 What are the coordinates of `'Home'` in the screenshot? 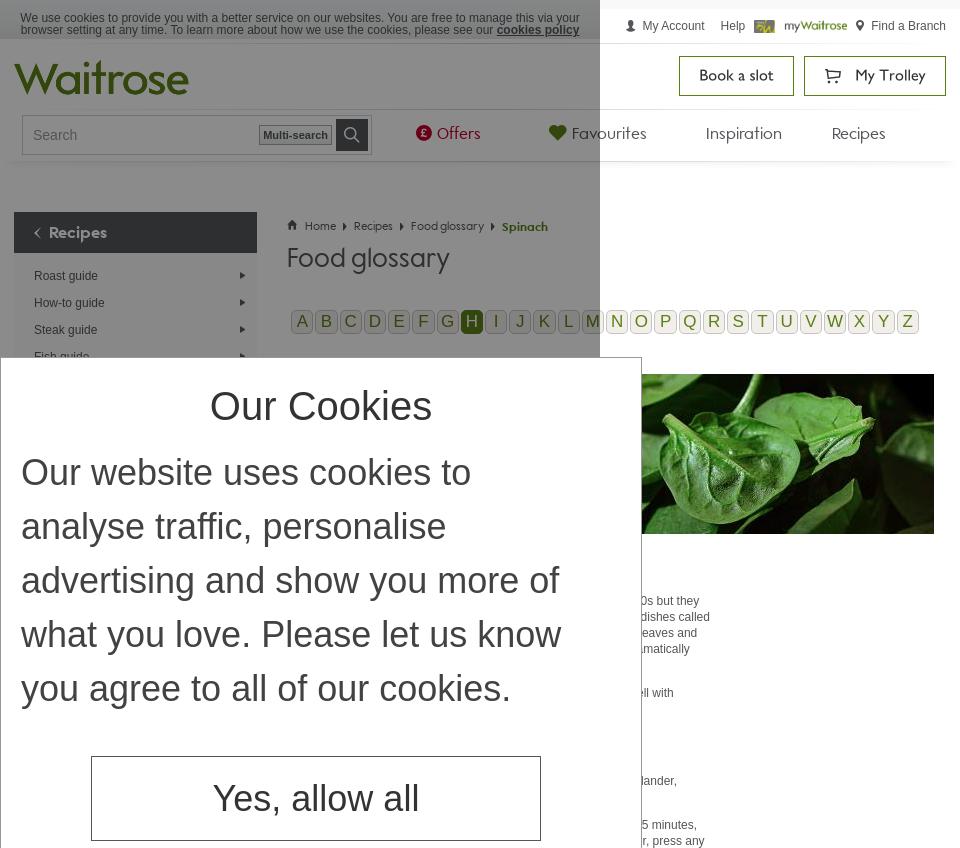 It's located at (320, 225).